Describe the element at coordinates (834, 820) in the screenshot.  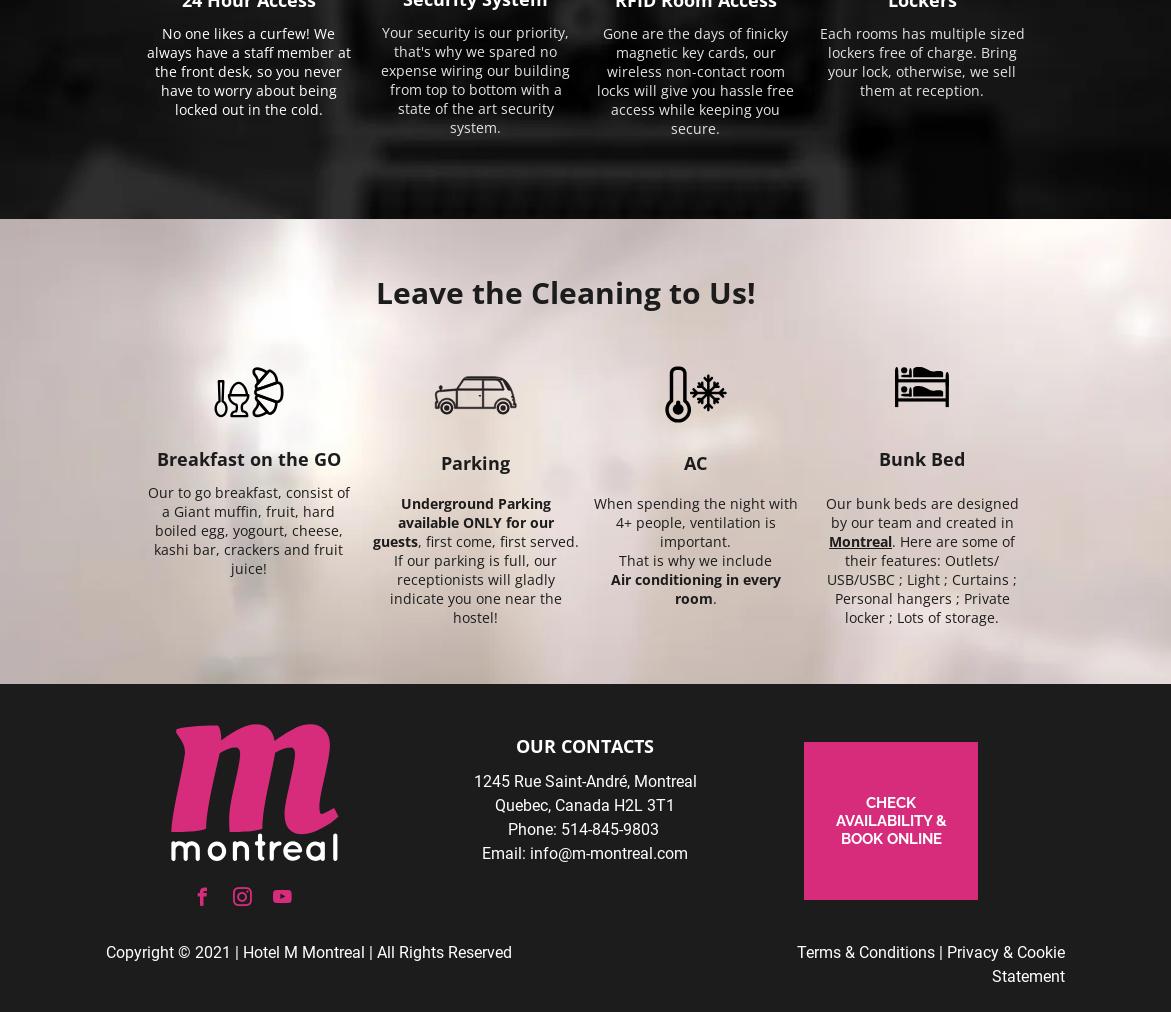
I see `'CHECK AVAILABILITY & BOOK ONLINE'` at that location.